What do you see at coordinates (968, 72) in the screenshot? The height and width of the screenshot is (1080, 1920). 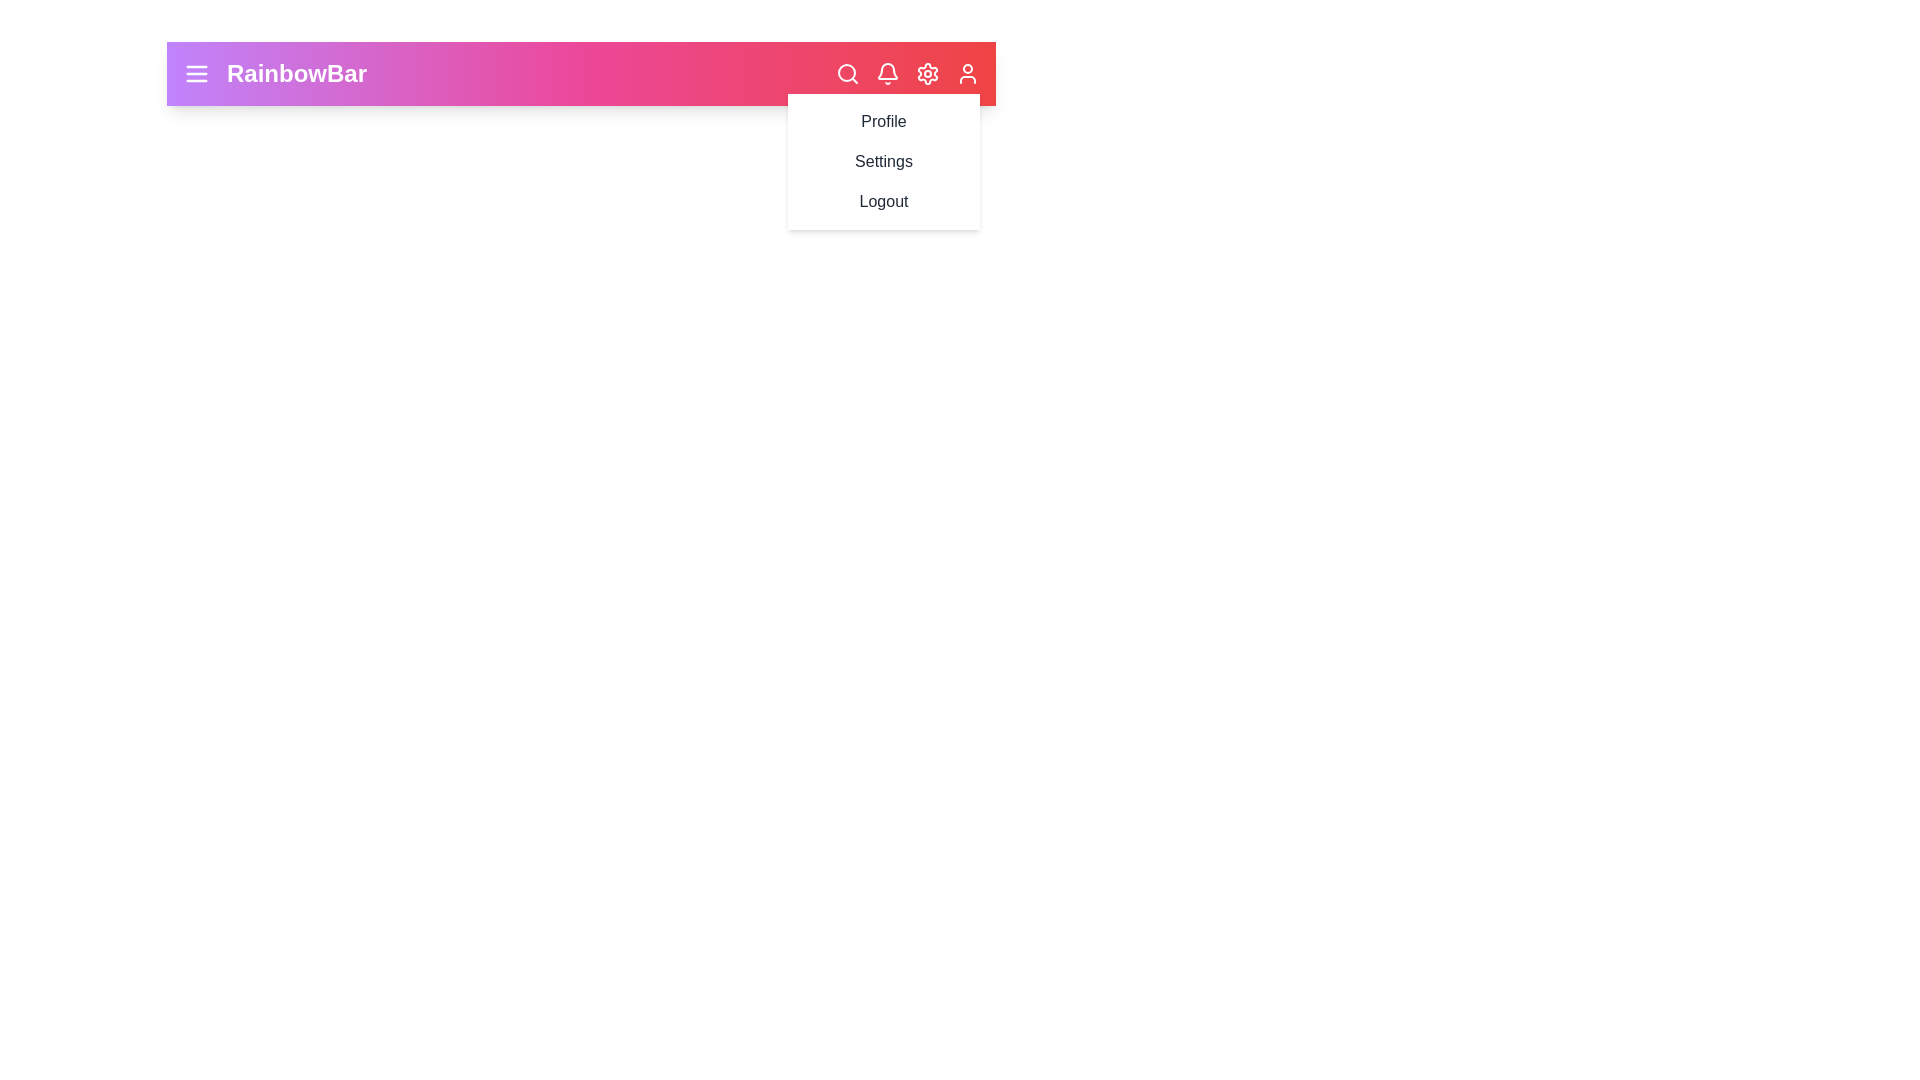 I see `the user icon to open the user menu` at bounding box center [968, 72].